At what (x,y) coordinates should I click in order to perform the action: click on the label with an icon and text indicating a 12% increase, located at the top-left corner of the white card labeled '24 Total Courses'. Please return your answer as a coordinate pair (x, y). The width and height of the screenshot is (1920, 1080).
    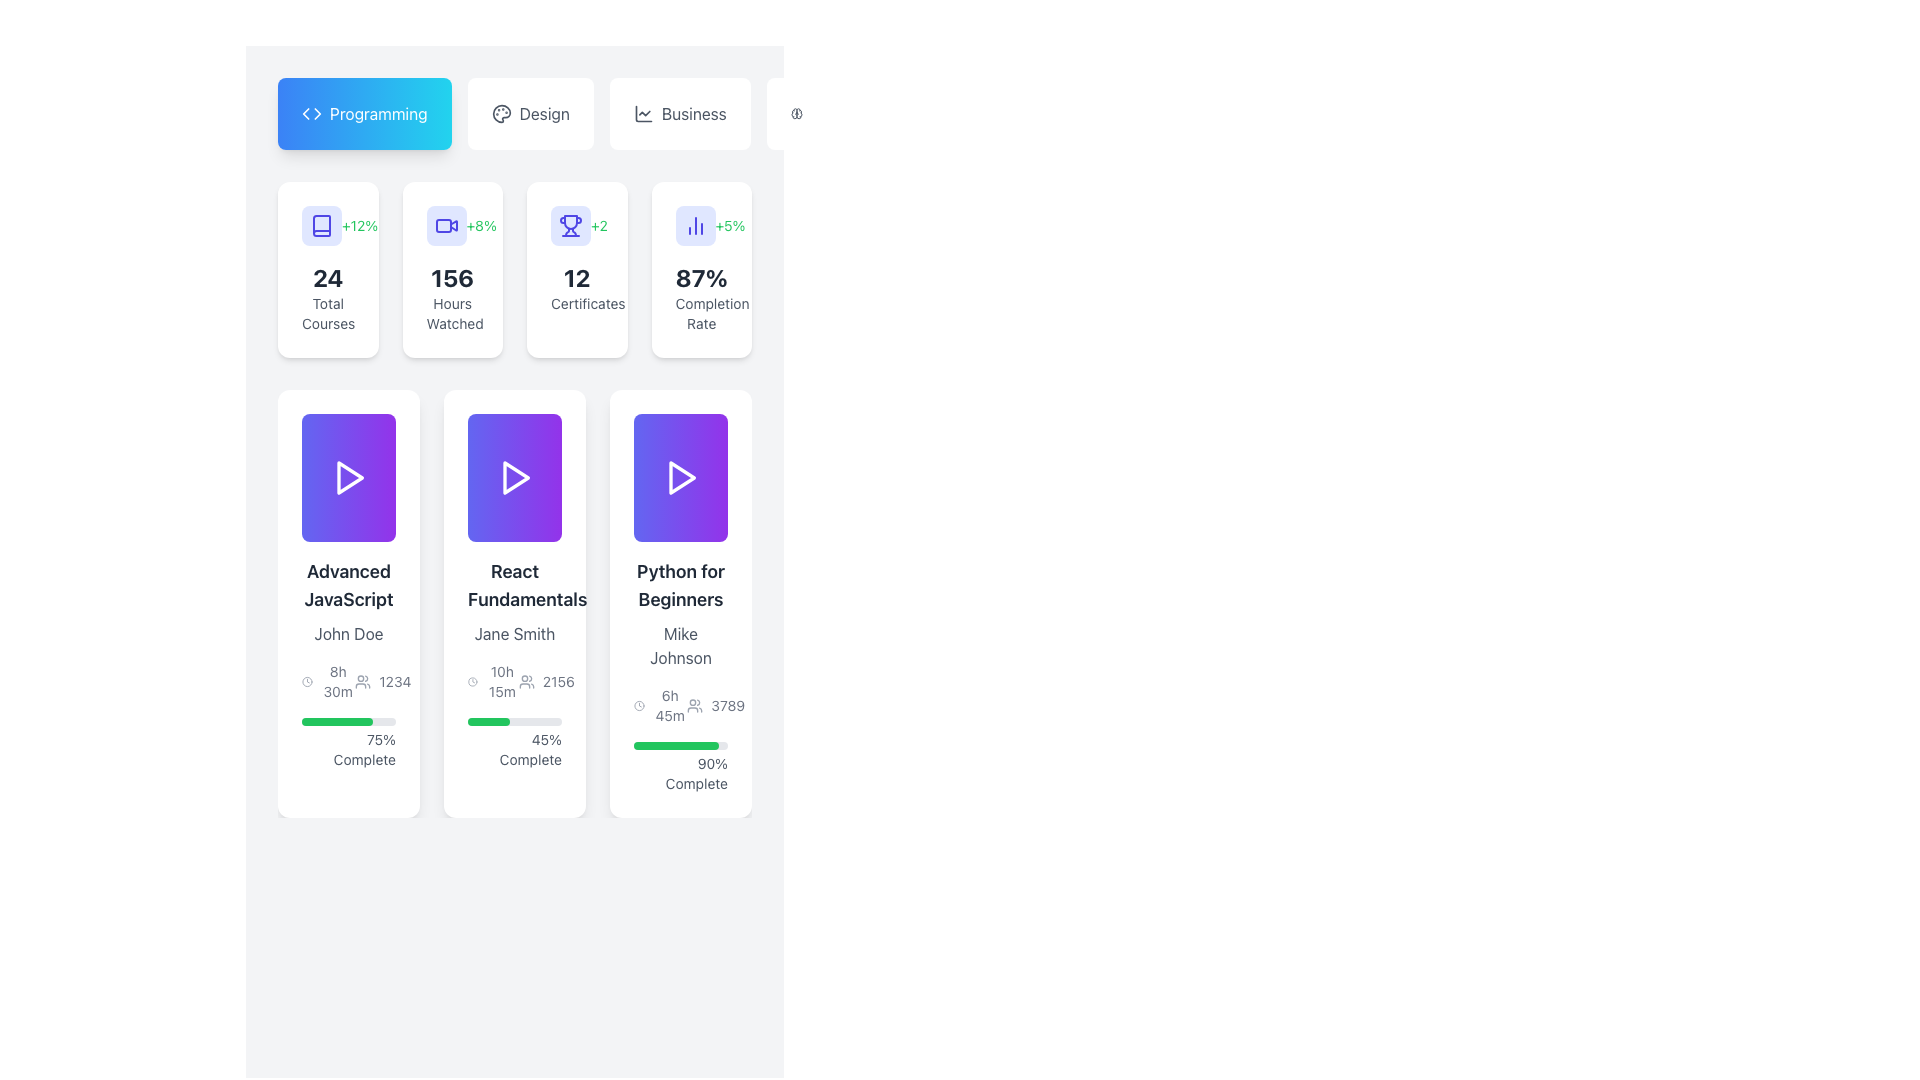
    Looking at the image, I should click on (328, 225).